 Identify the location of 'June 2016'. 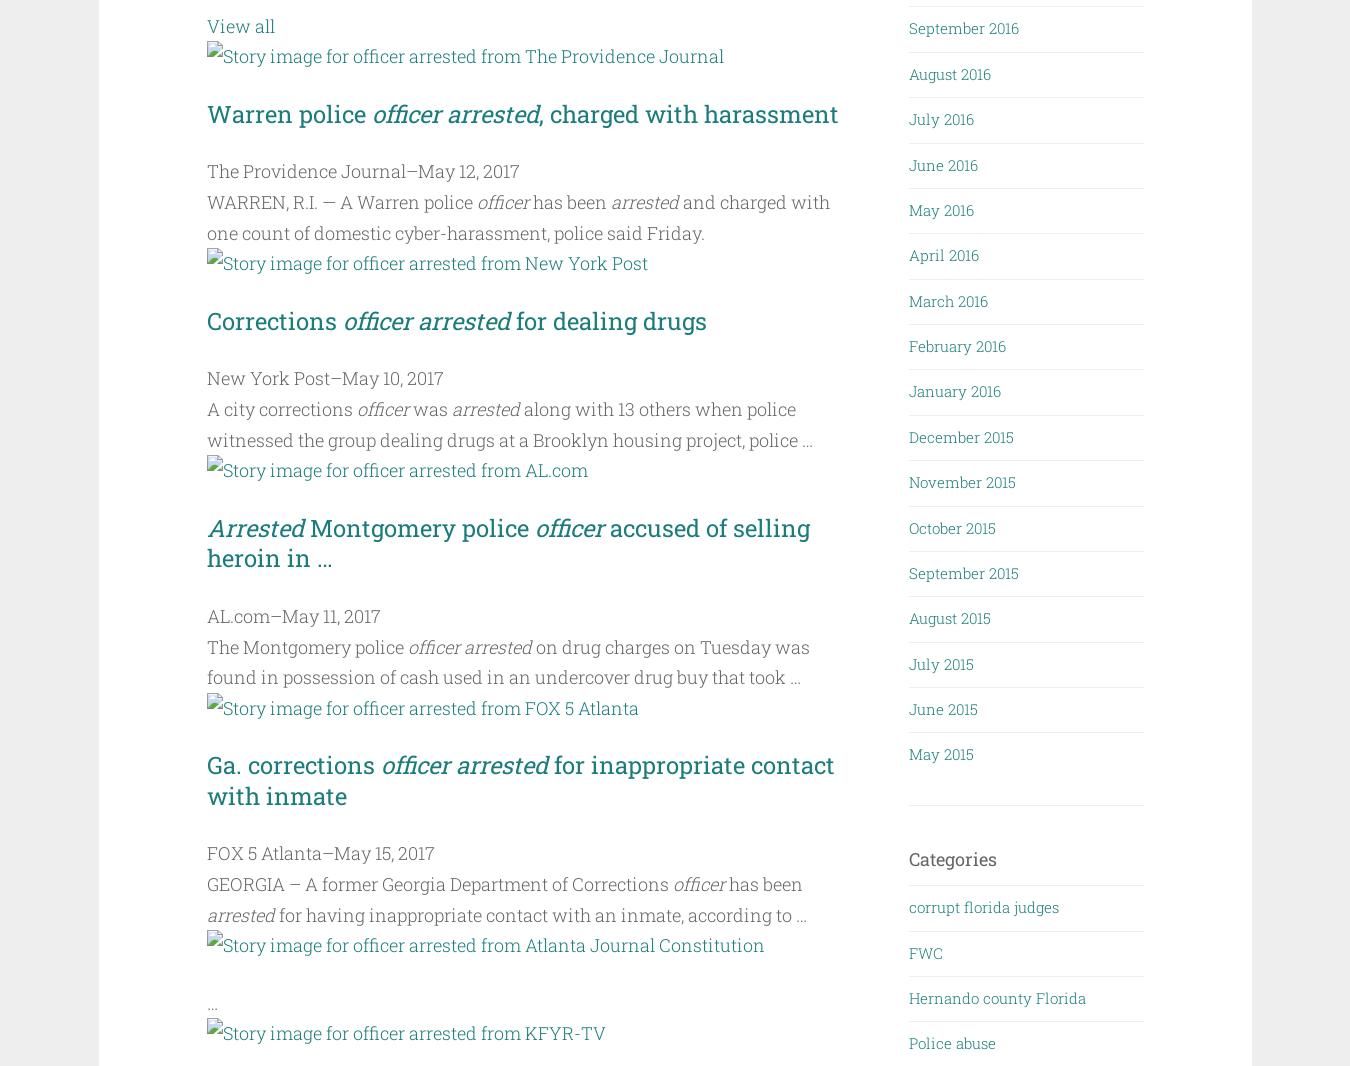
(942, 162).